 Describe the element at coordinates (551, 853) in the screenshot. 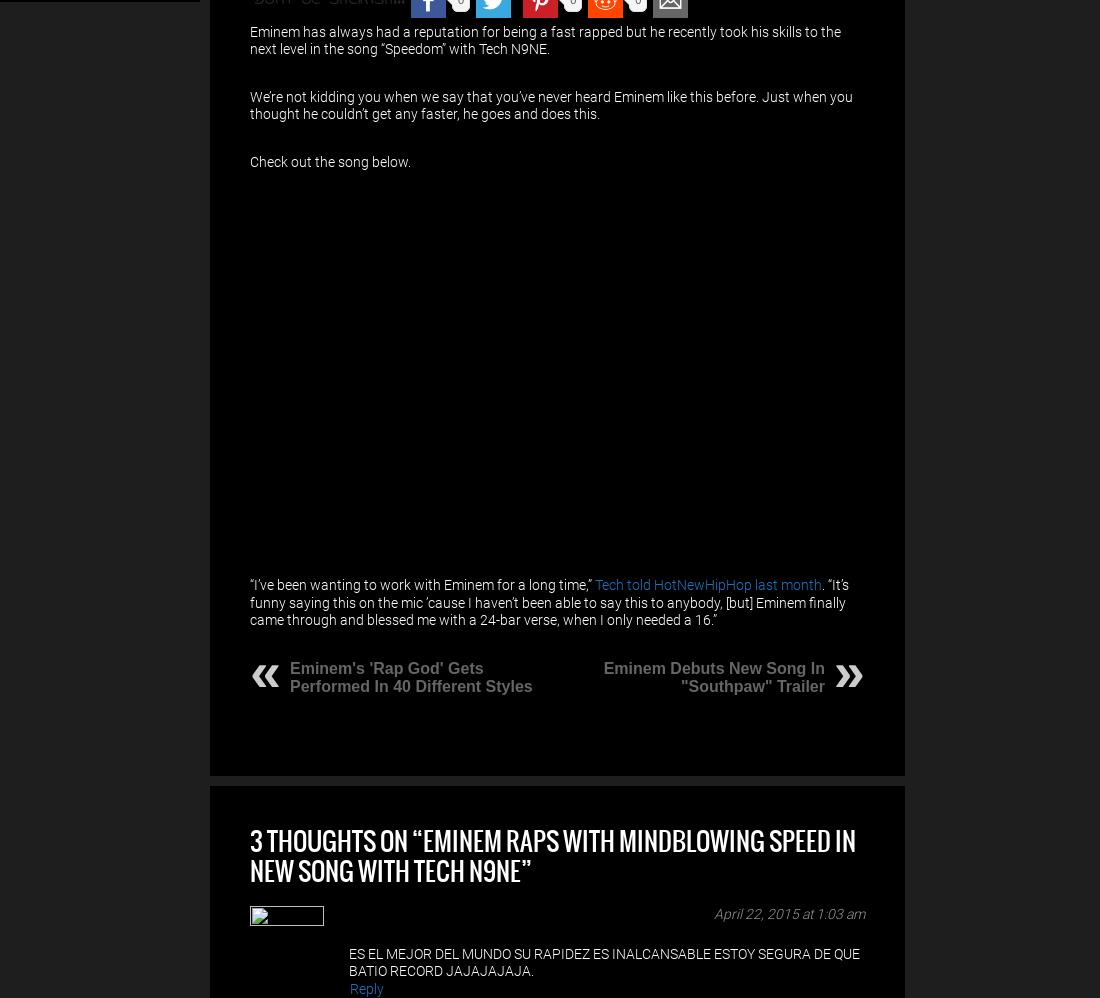

I see `'Eminem Raps With Mindblowing Speed In New Song With Tech N9ne'` at that location.